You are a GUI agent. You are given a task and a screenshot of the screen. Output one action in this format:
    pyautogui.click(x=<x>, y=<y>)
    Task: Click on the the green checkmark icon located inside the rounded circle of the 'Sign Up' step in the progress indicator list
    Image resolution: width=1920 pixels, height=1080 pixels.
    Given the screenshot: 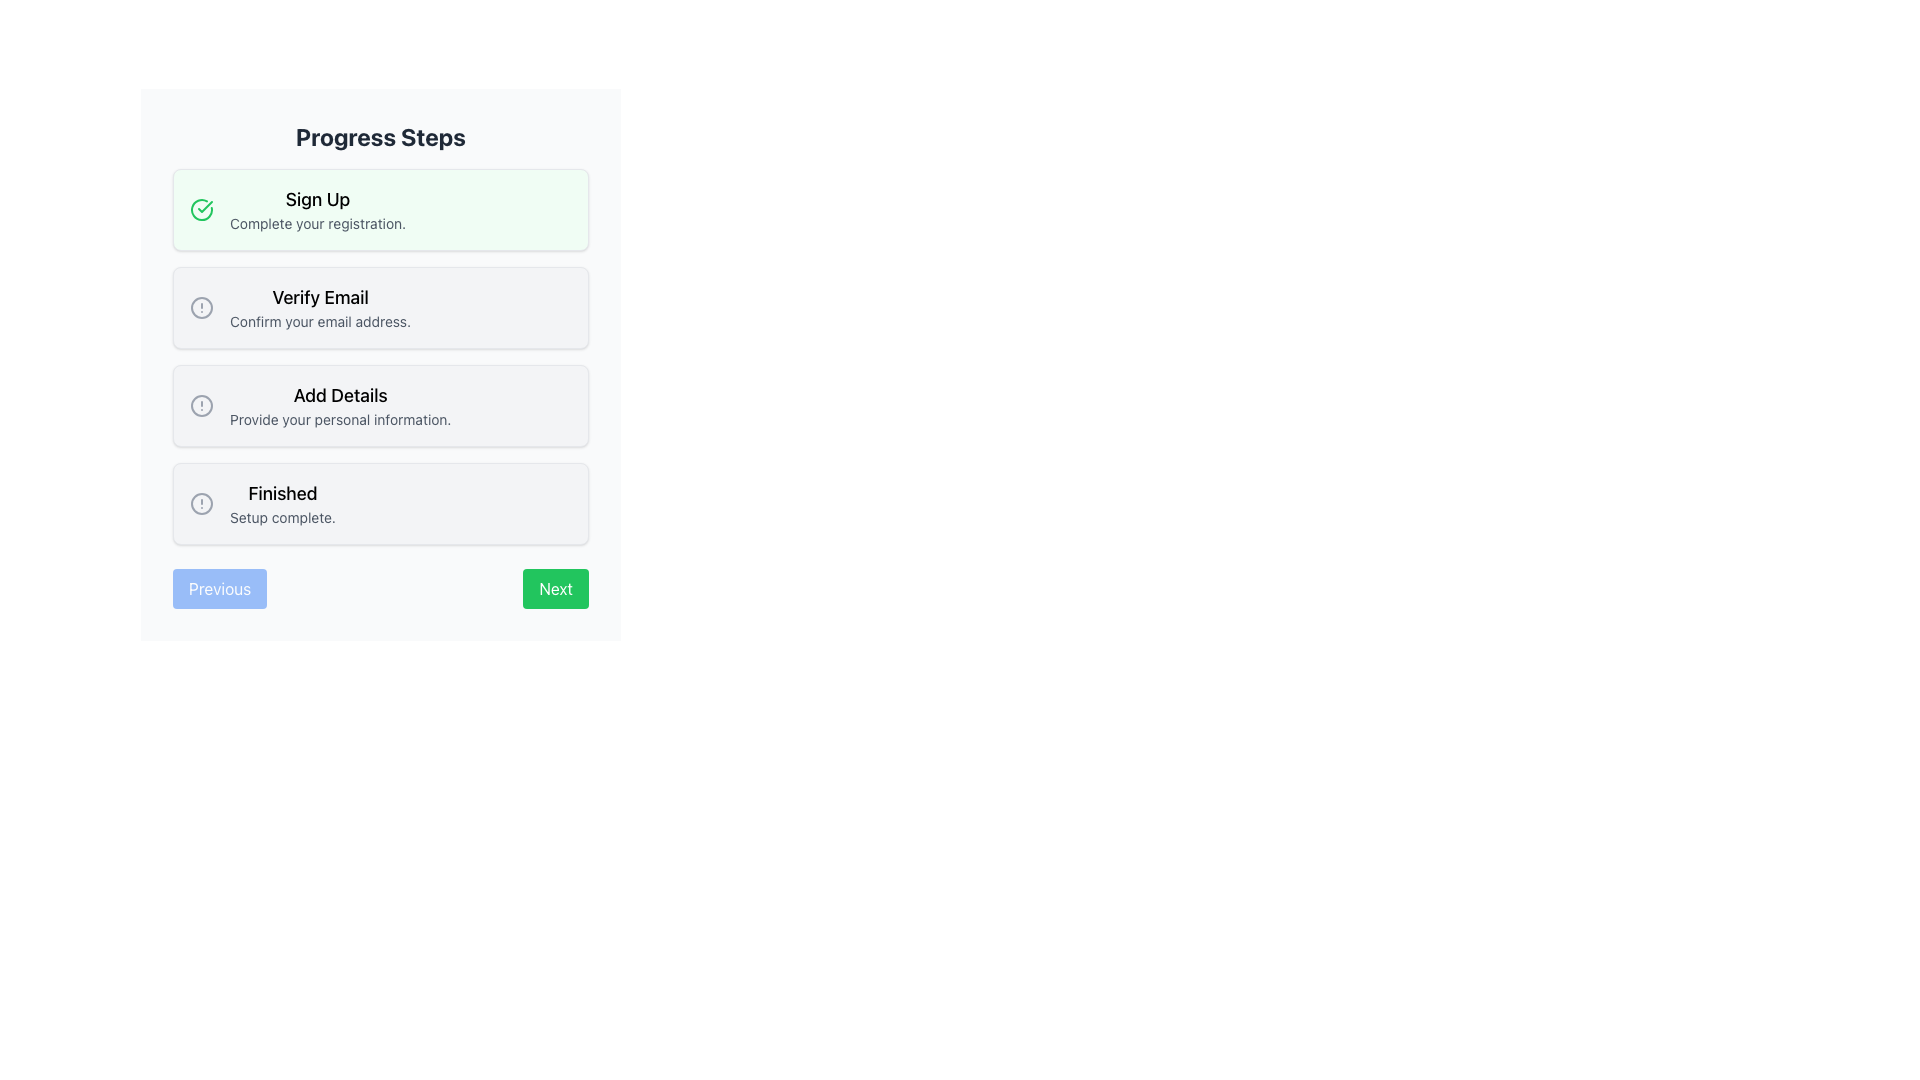 What is the action you would take?
    pyautogui.click(x=205, y=207)
    